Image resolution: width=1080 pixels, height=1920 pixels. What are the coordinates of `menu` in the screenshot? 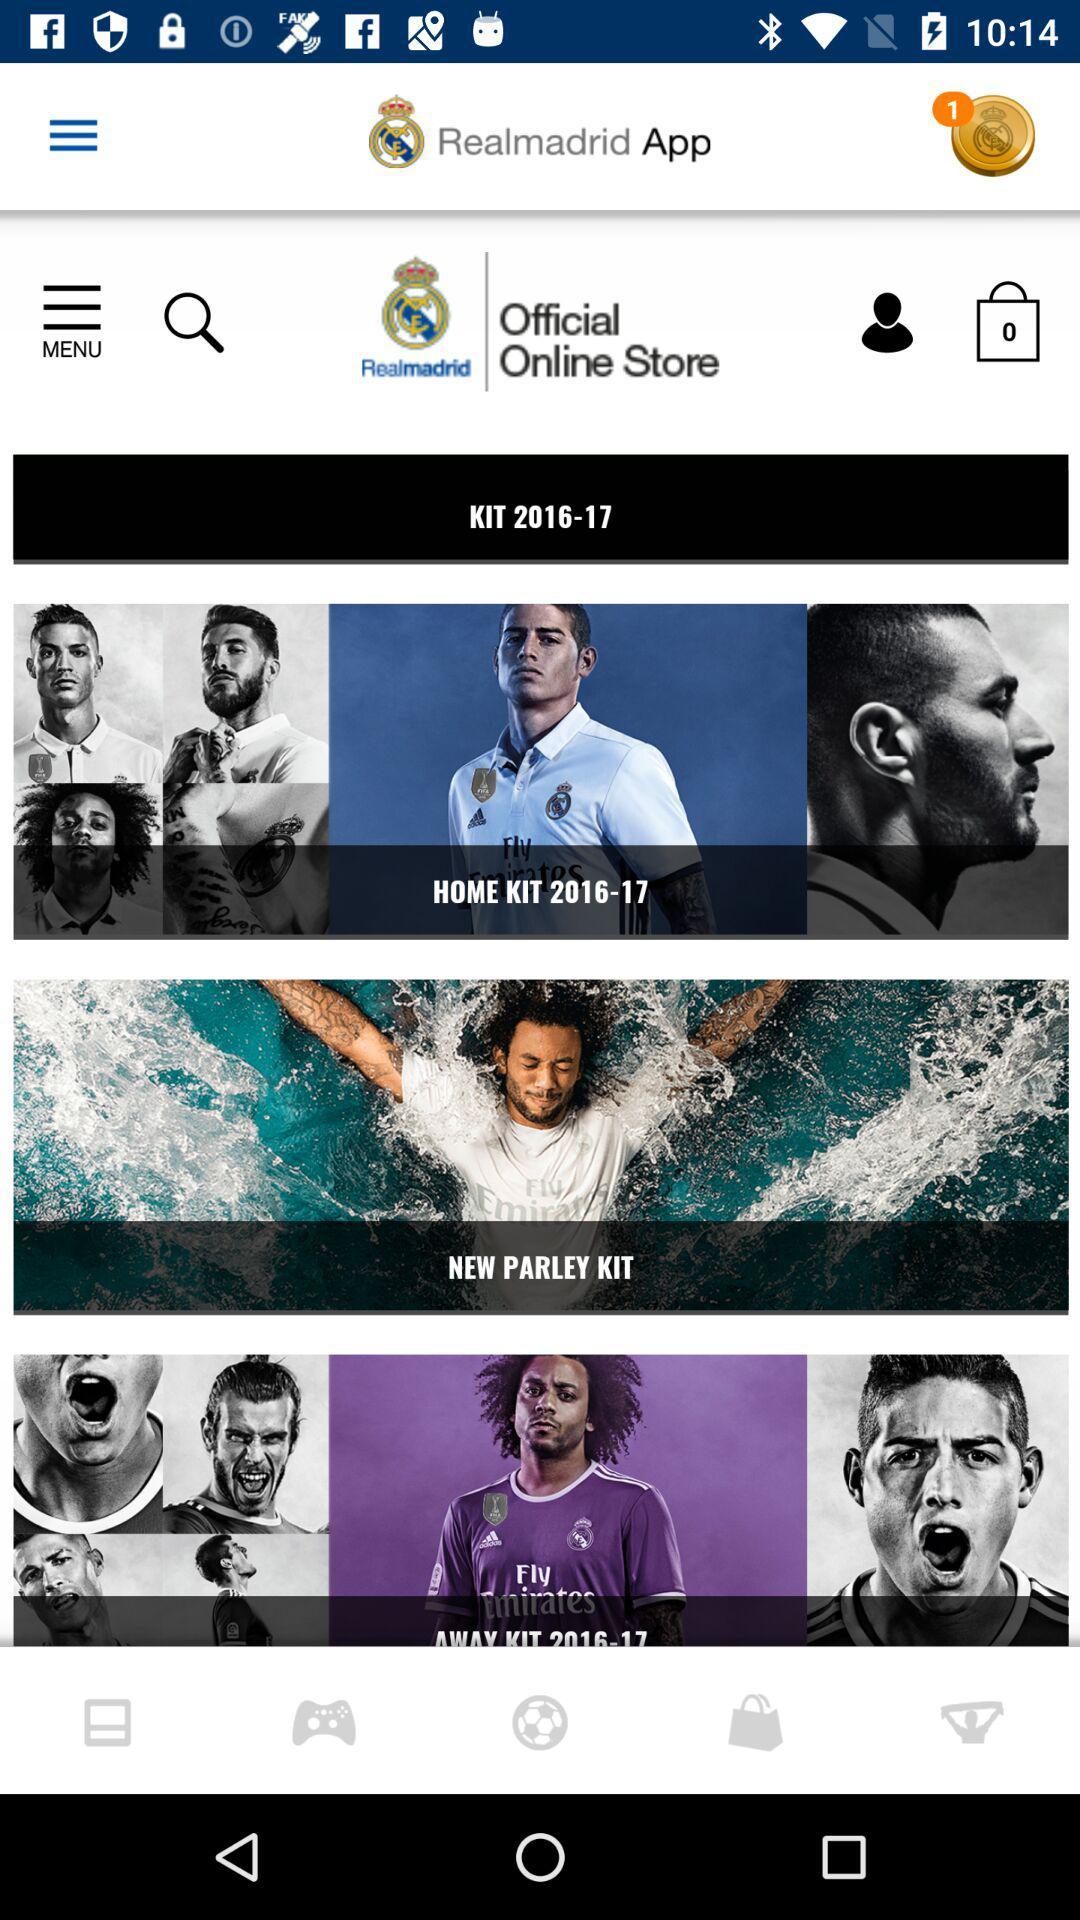 It's located at (72, 135).